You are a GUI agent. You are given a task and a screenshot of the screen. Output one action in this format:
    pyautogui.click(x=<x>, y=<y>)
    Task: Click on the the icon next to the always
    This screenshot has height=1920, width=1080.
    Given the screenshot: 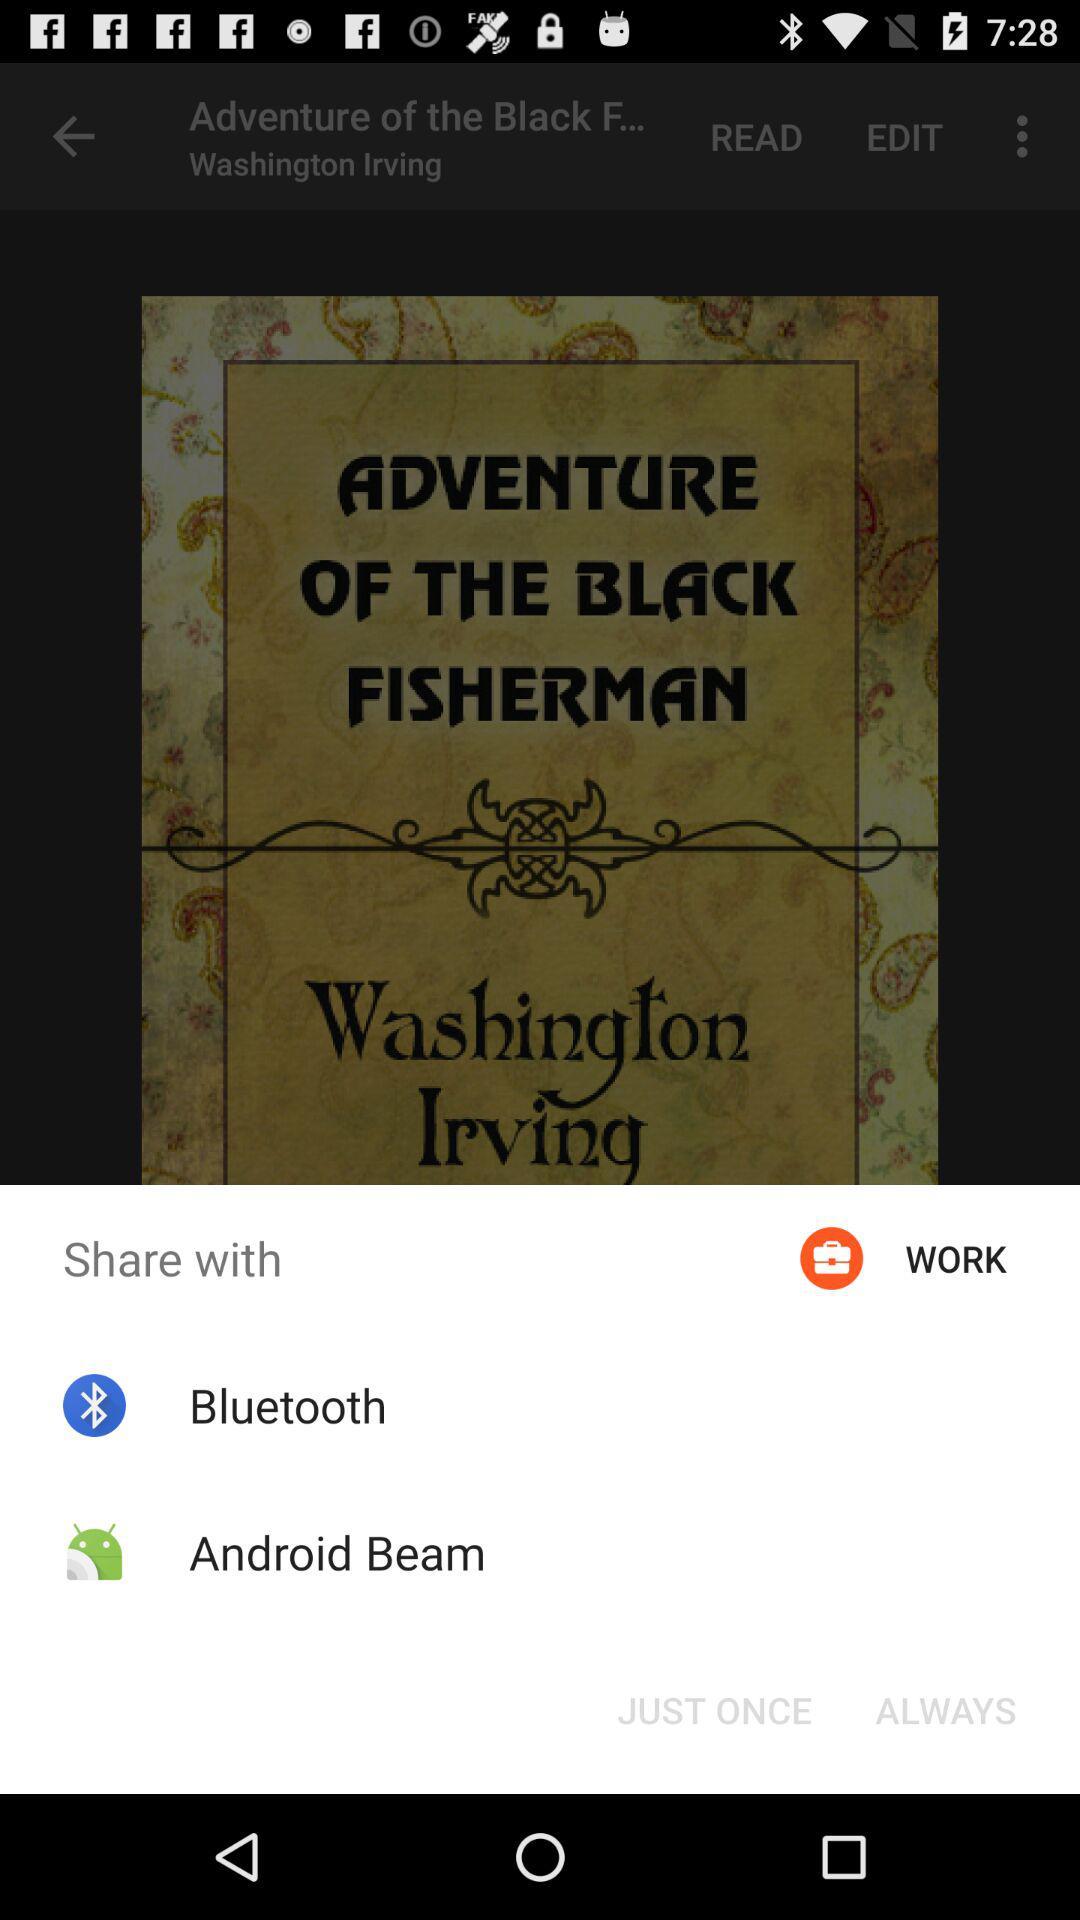 What is the action you would take?
    pyautogui.click(x=713, y=1708)
    